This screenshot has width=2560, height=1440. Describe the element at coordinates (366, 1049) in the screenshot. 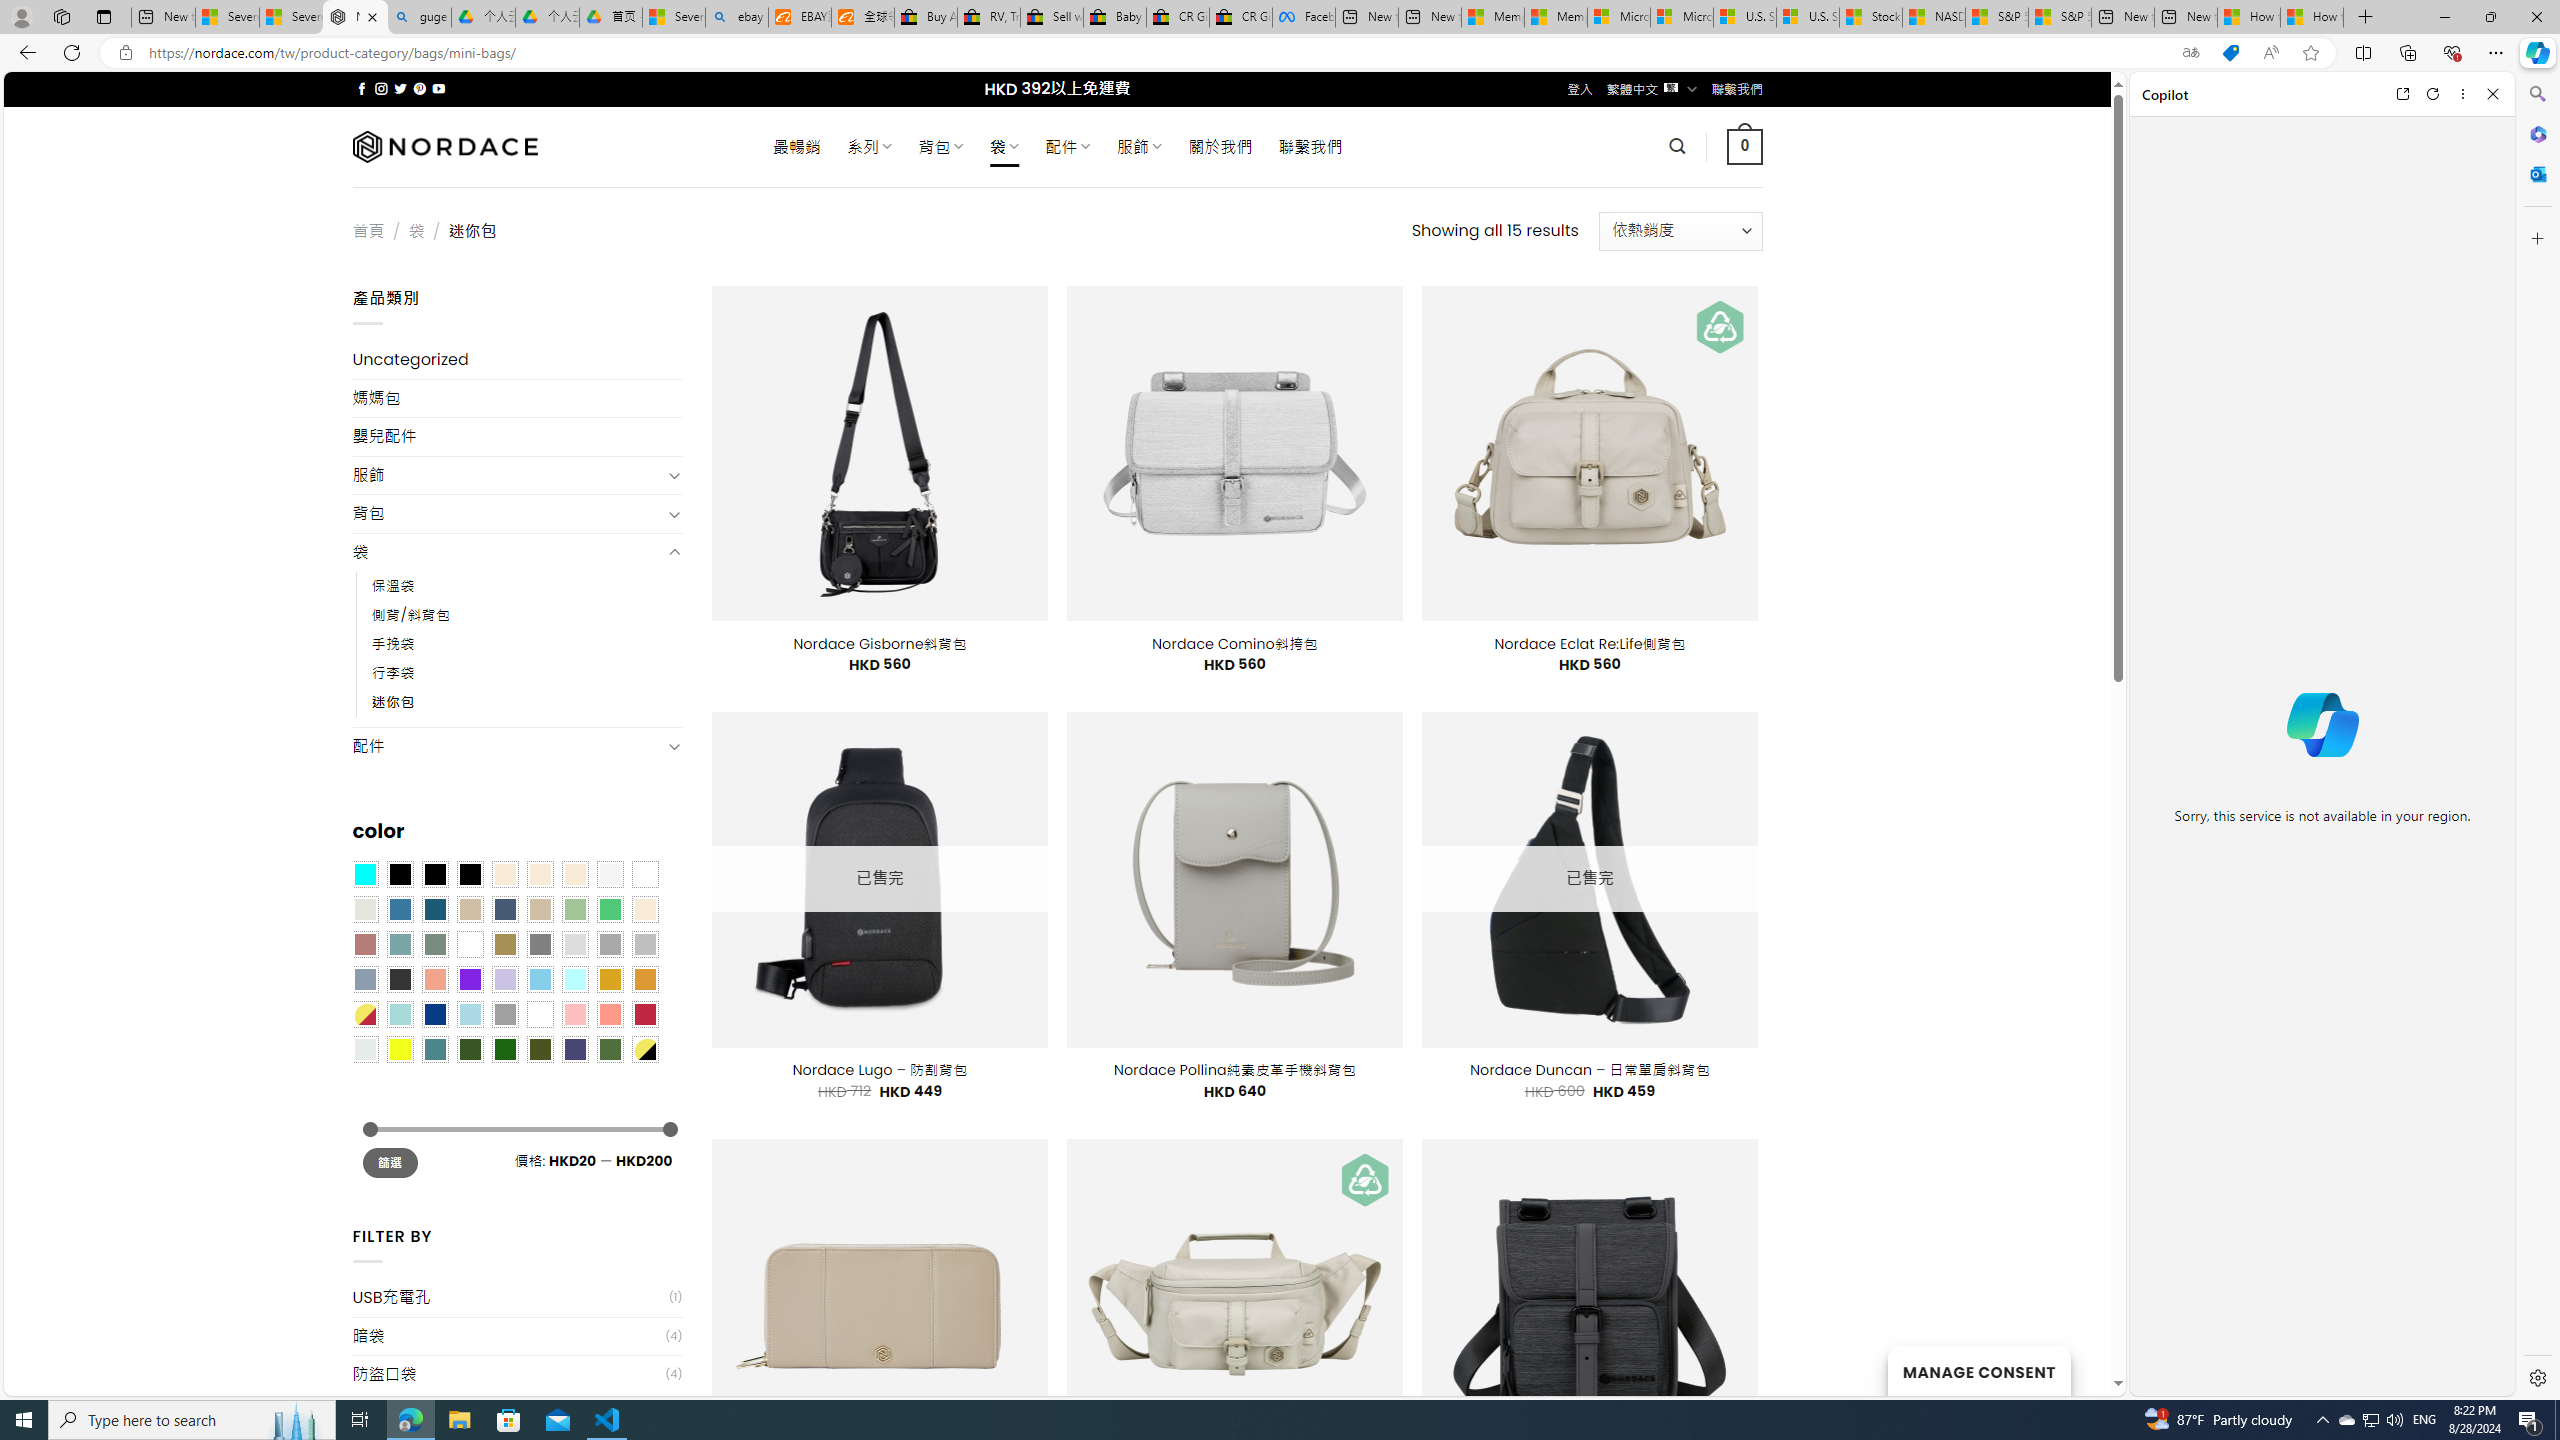

I see `'Dull Nickle'` at that location.